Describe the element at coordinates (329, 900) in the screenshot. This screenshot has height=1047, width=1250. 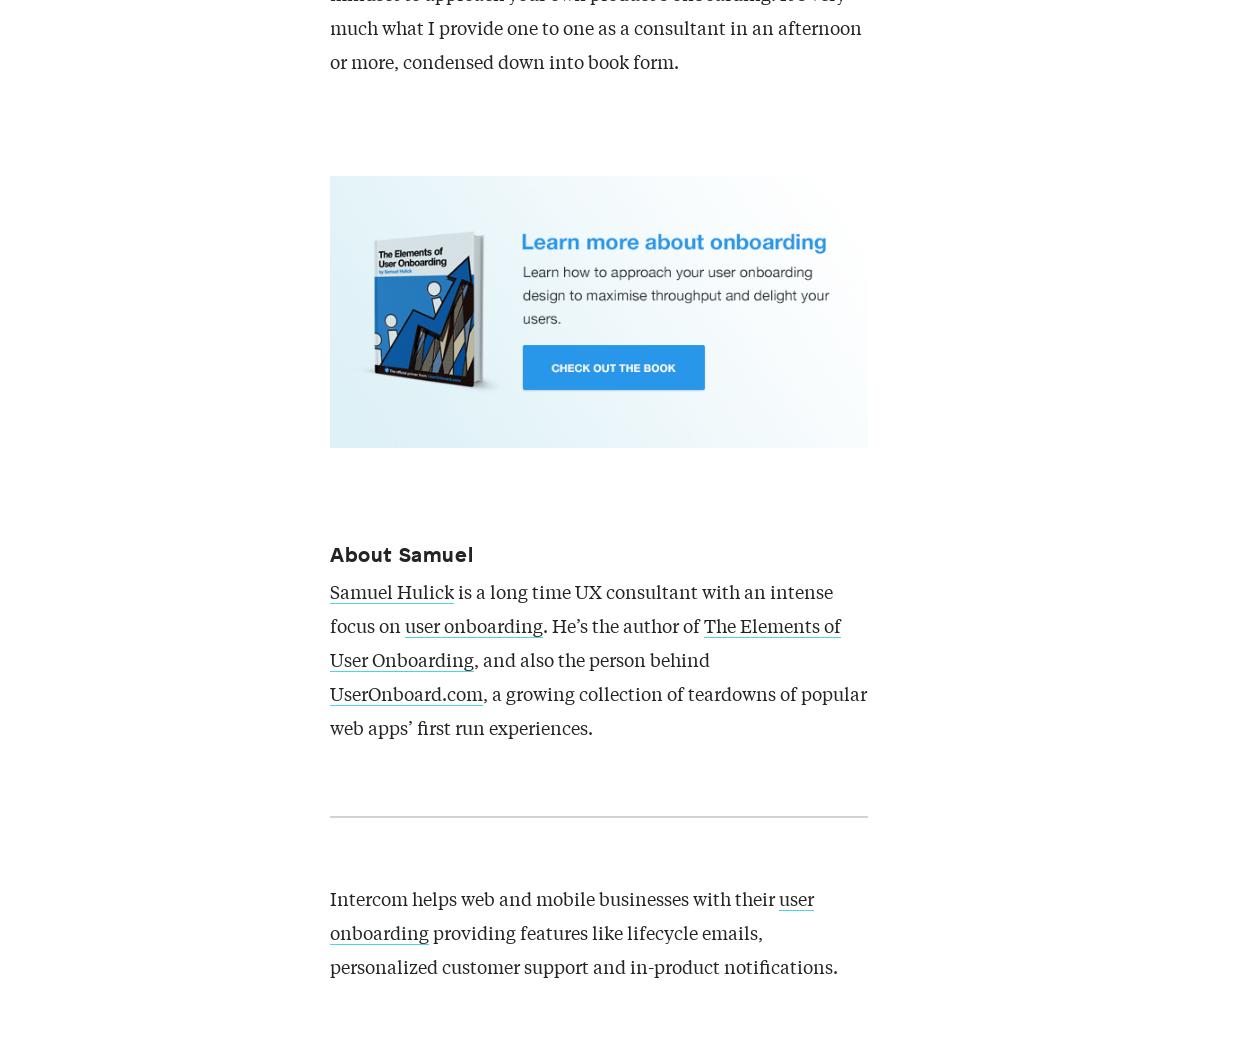
I see `'Intercom helps web and mobile businesses with their'` at that location.